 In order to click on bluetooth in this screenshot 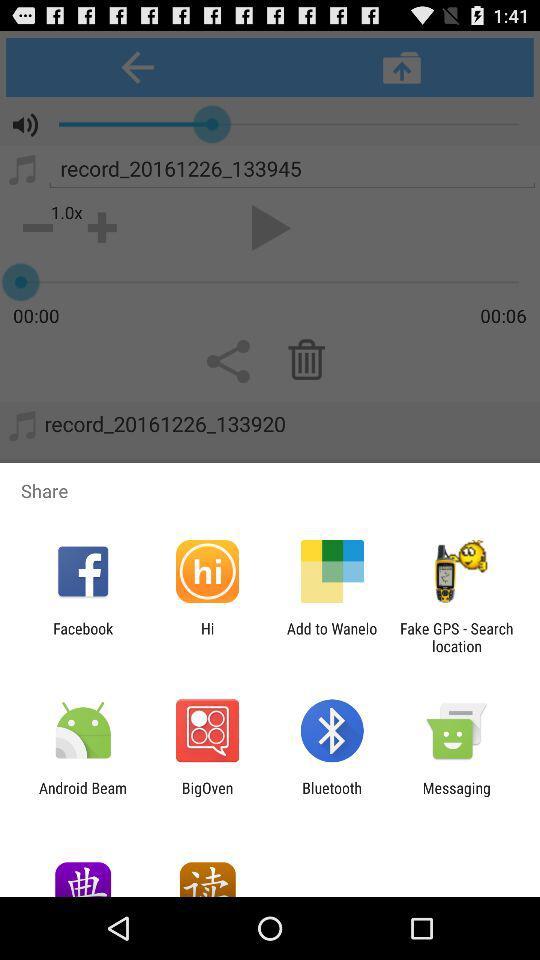, I will do `click(332, 796)`.